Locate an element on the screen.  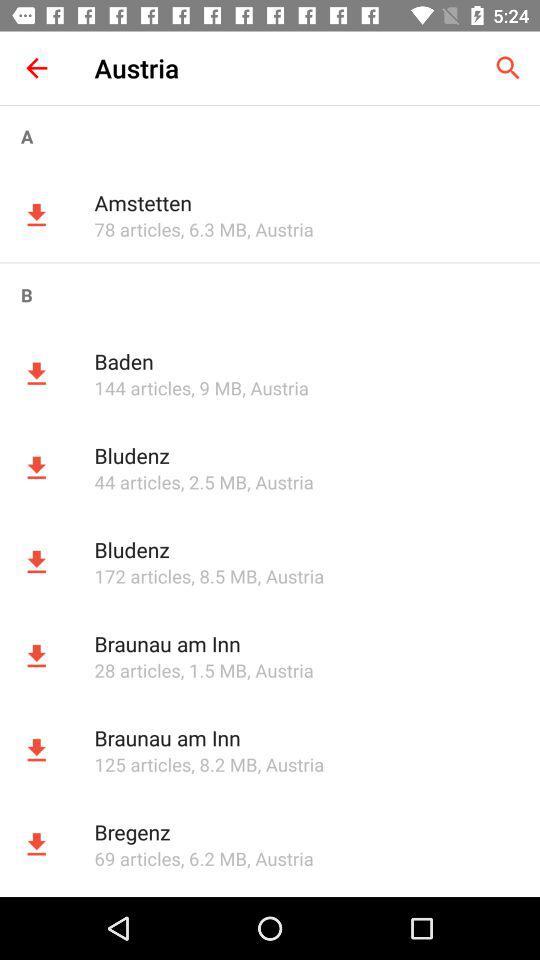
125 articles app is located at coordinates (141, 763).